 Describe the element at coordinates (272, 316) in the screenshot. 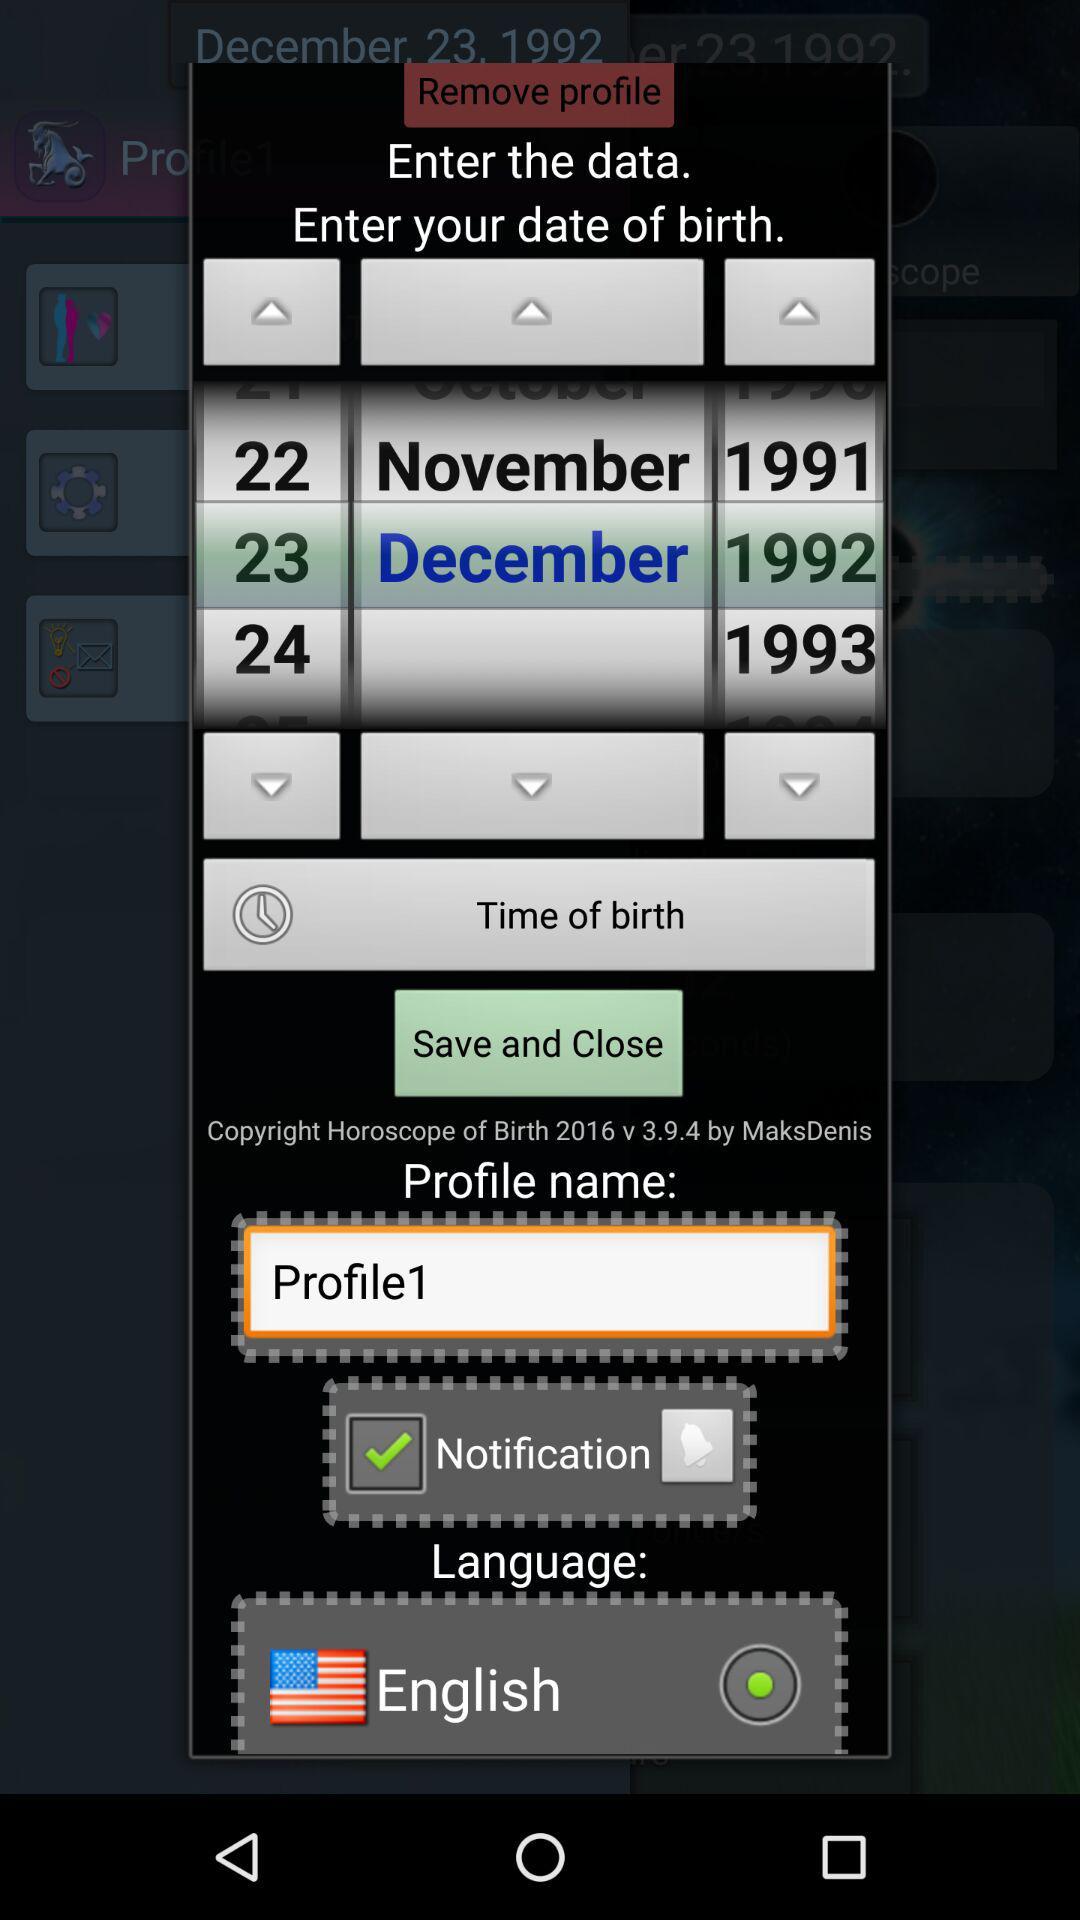

I see `day of the month` at that location.